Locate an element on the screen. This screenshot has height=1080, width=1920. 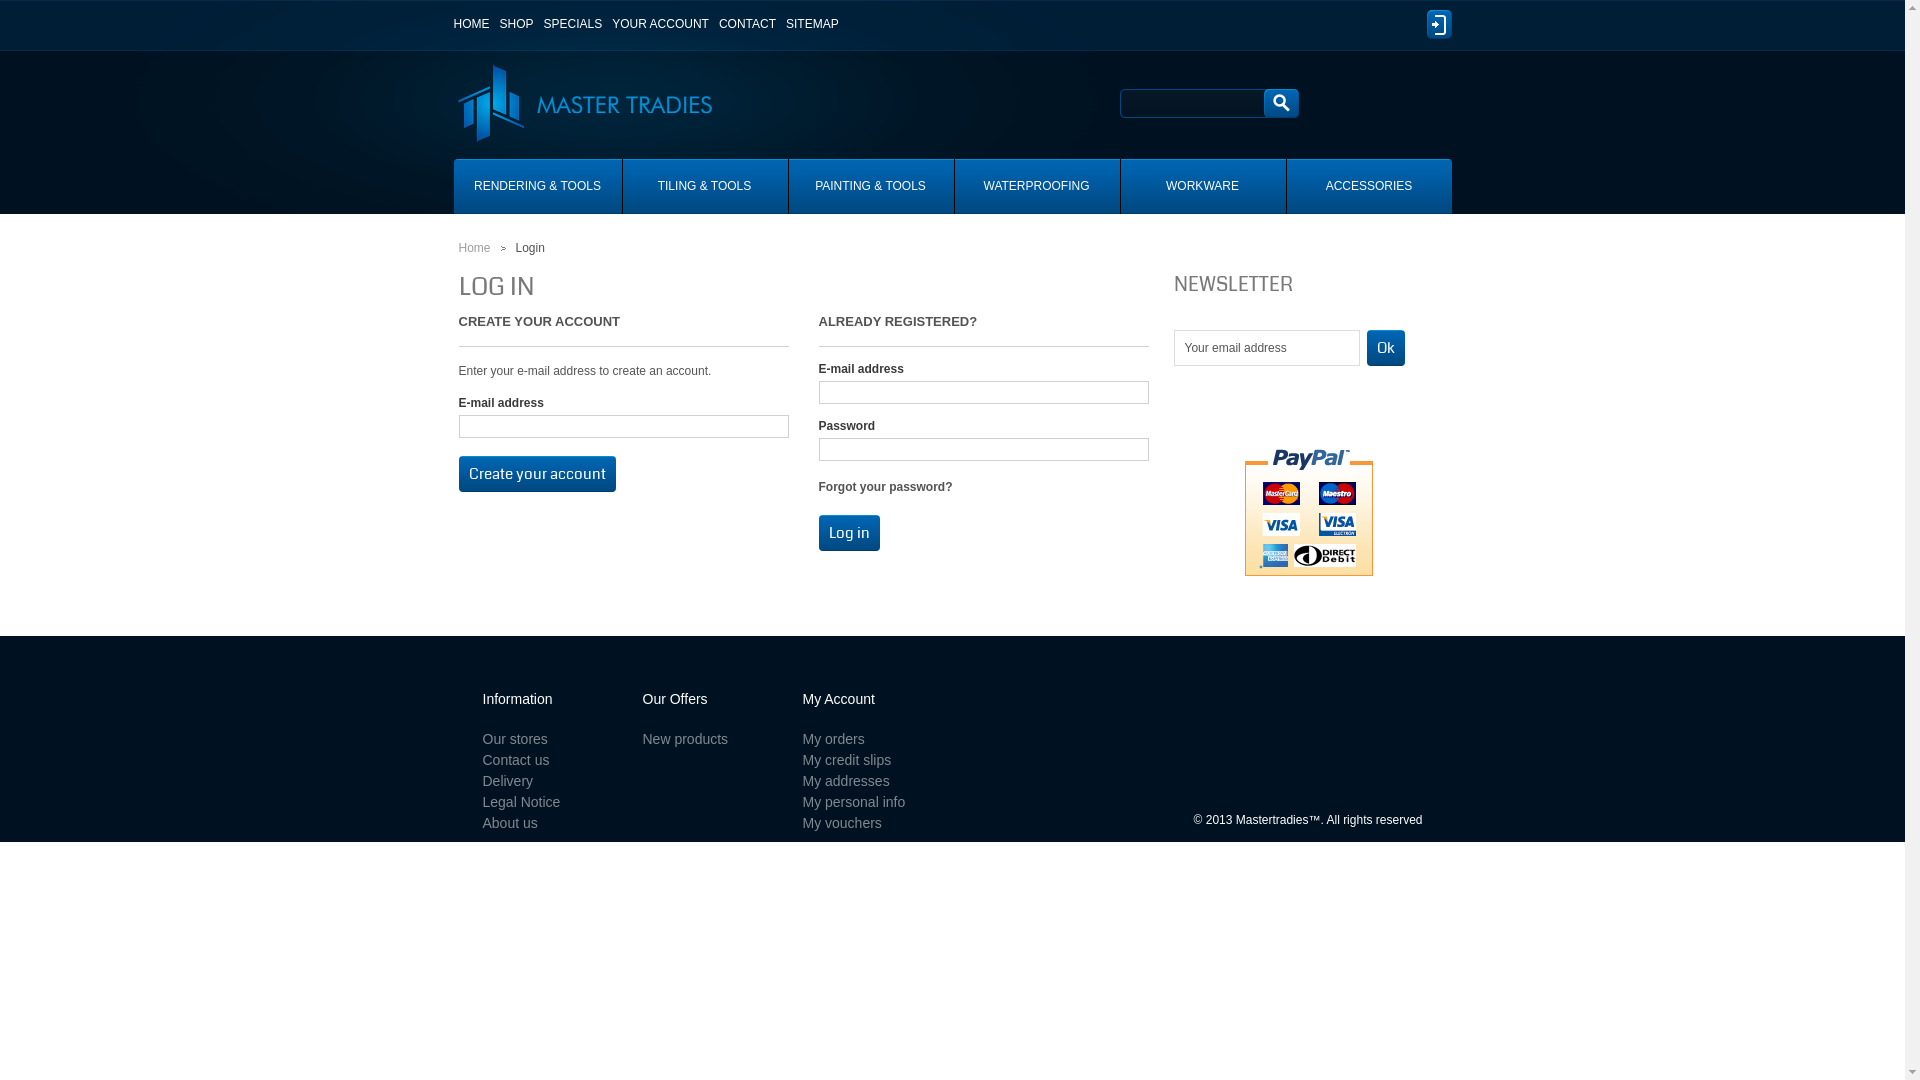
'Log in' is located at coordinates (848, 531).